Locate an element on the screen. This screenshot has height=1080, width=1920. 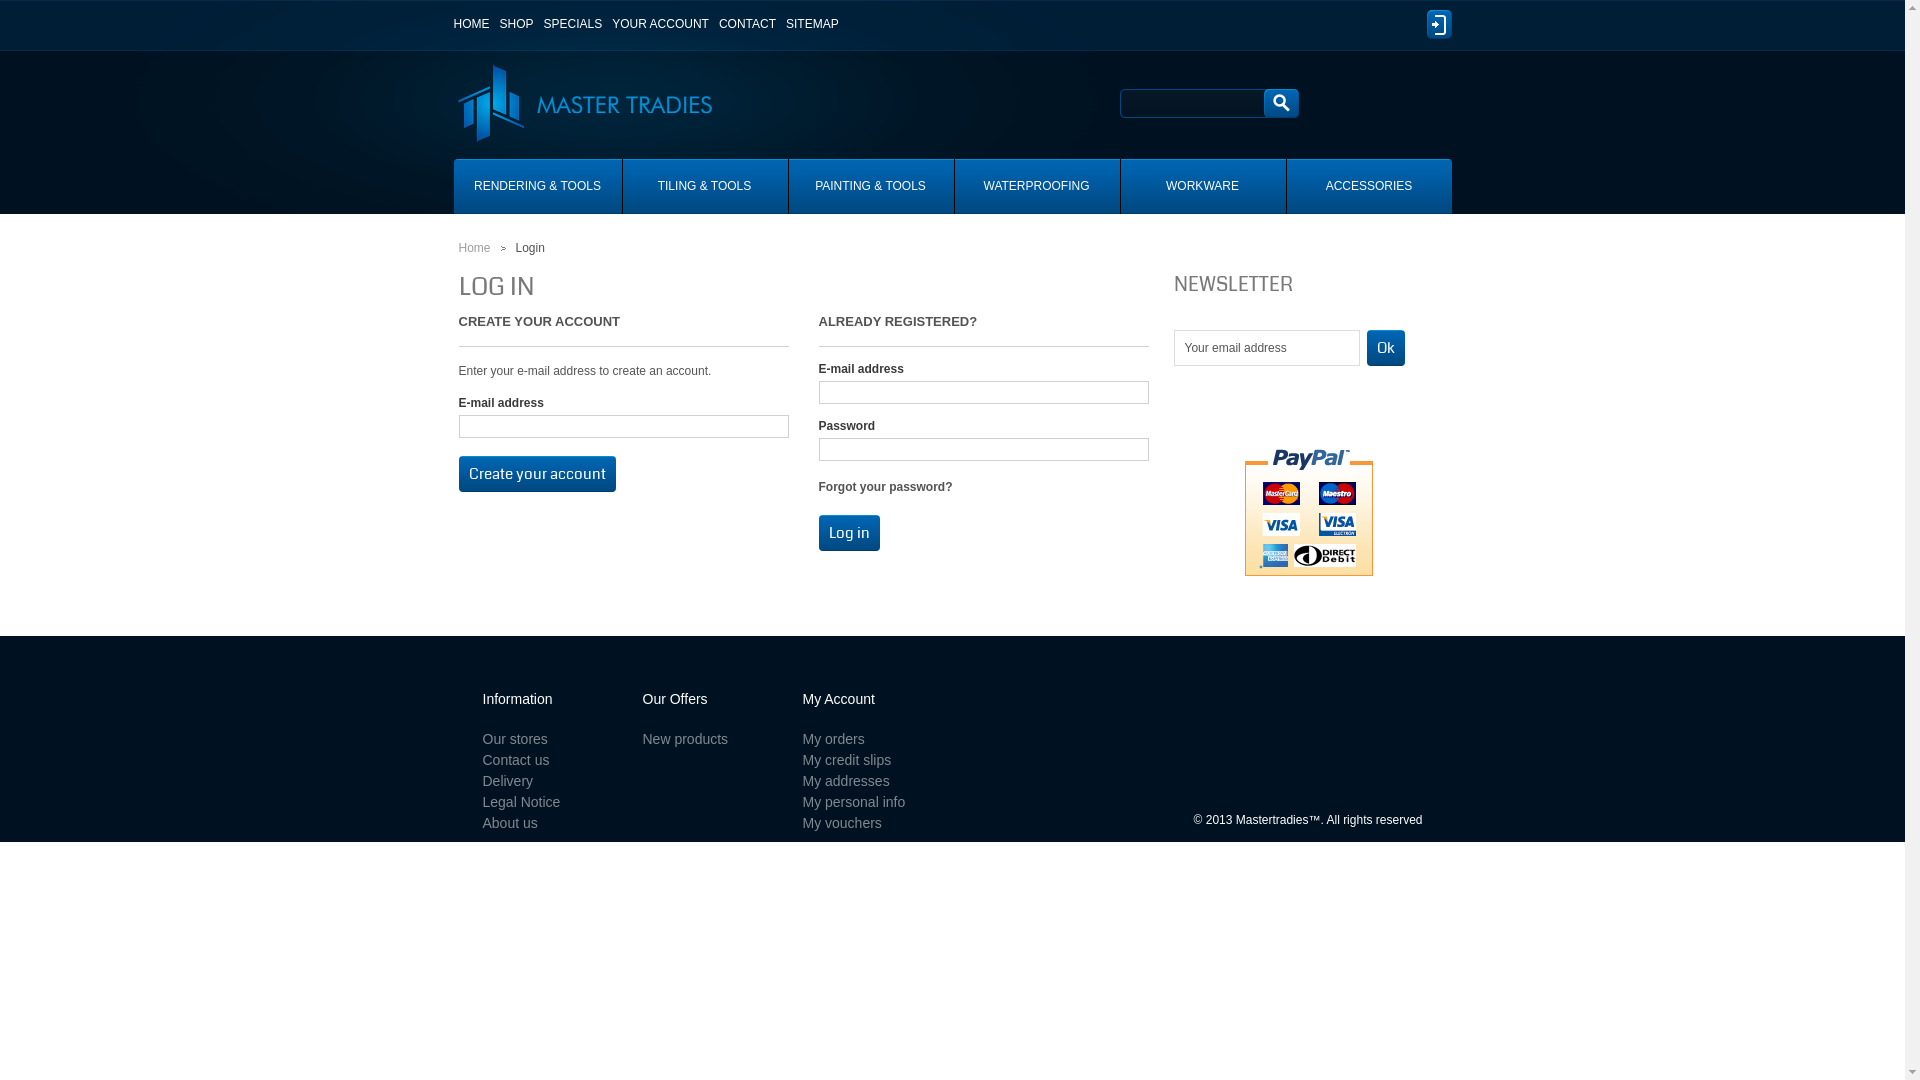
'Log in' is located at coordinates (848, 531).